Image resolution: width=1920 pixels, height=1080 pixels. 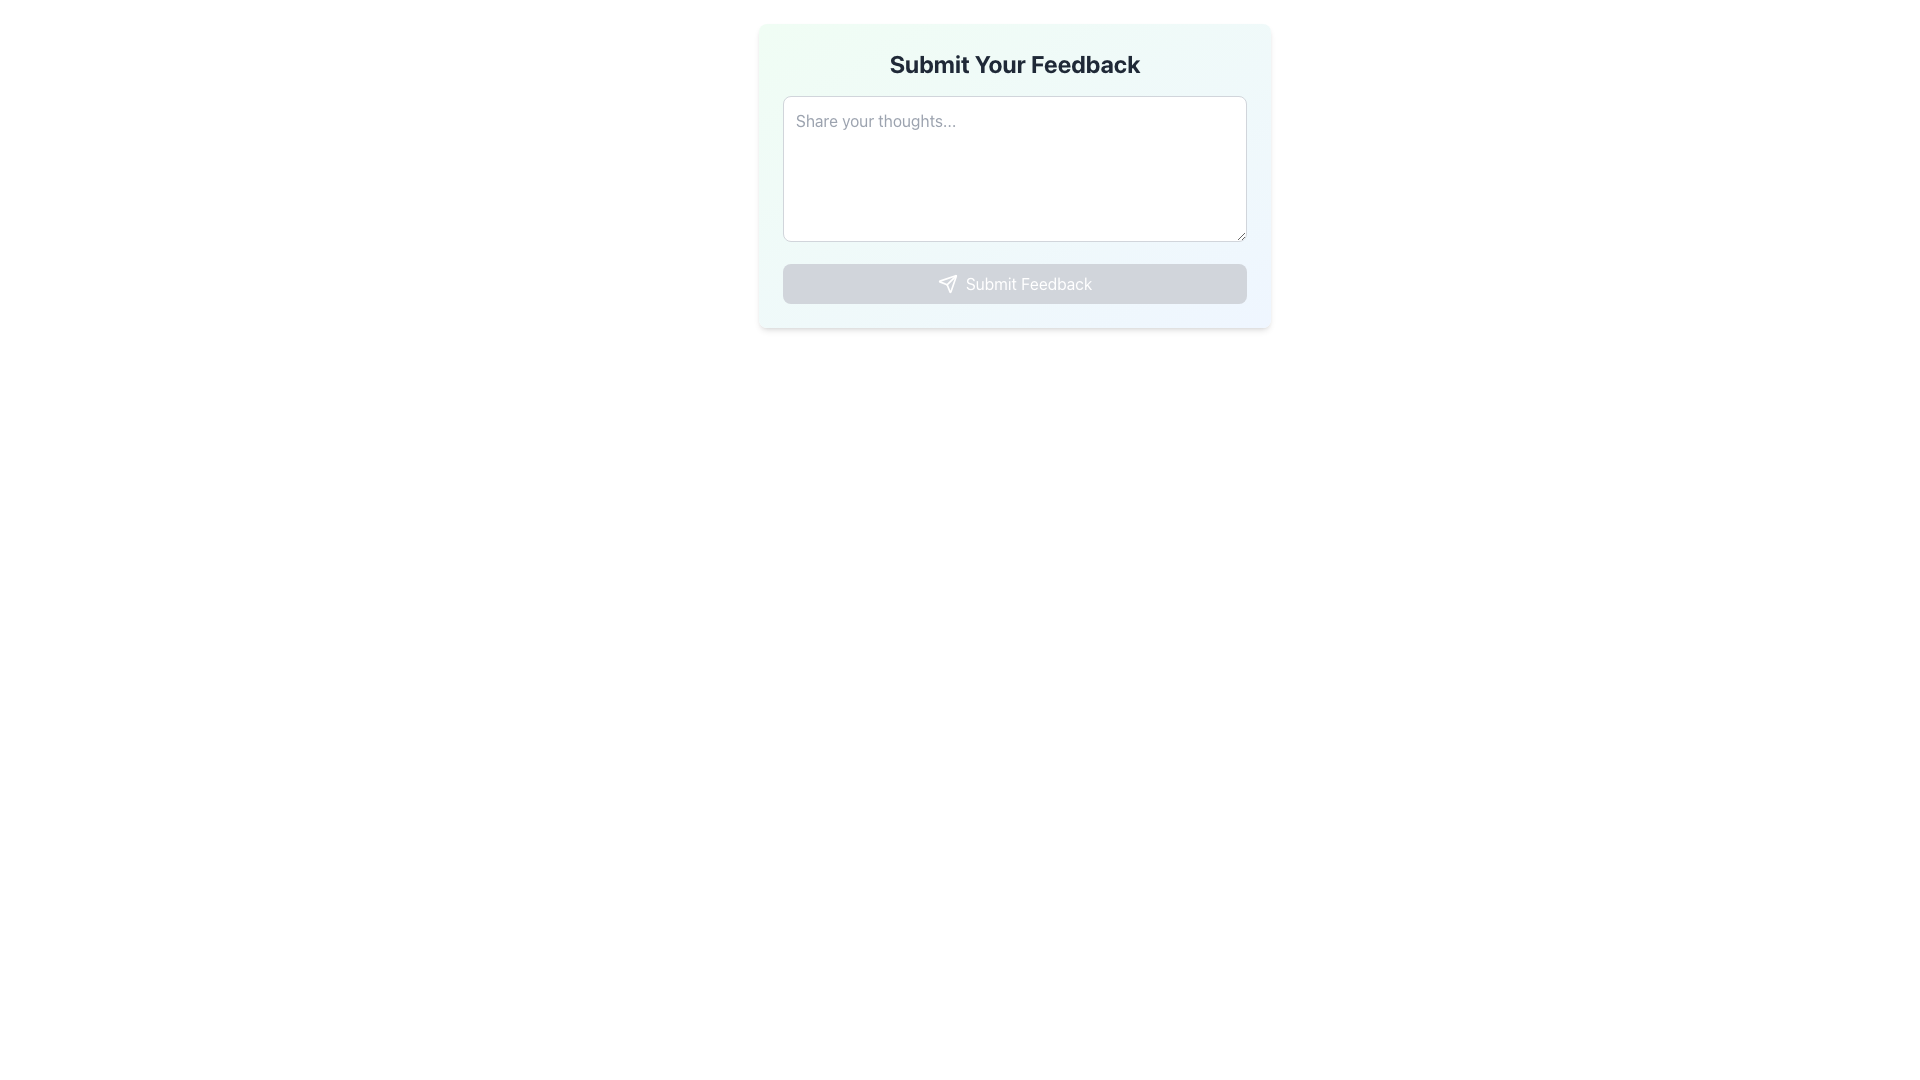 What do you see at coordinates (1014, 284) in the screenshot?
I see `the submission button located below the 'Share your thoughts...' text input field` at bounding box center [1014, 284].